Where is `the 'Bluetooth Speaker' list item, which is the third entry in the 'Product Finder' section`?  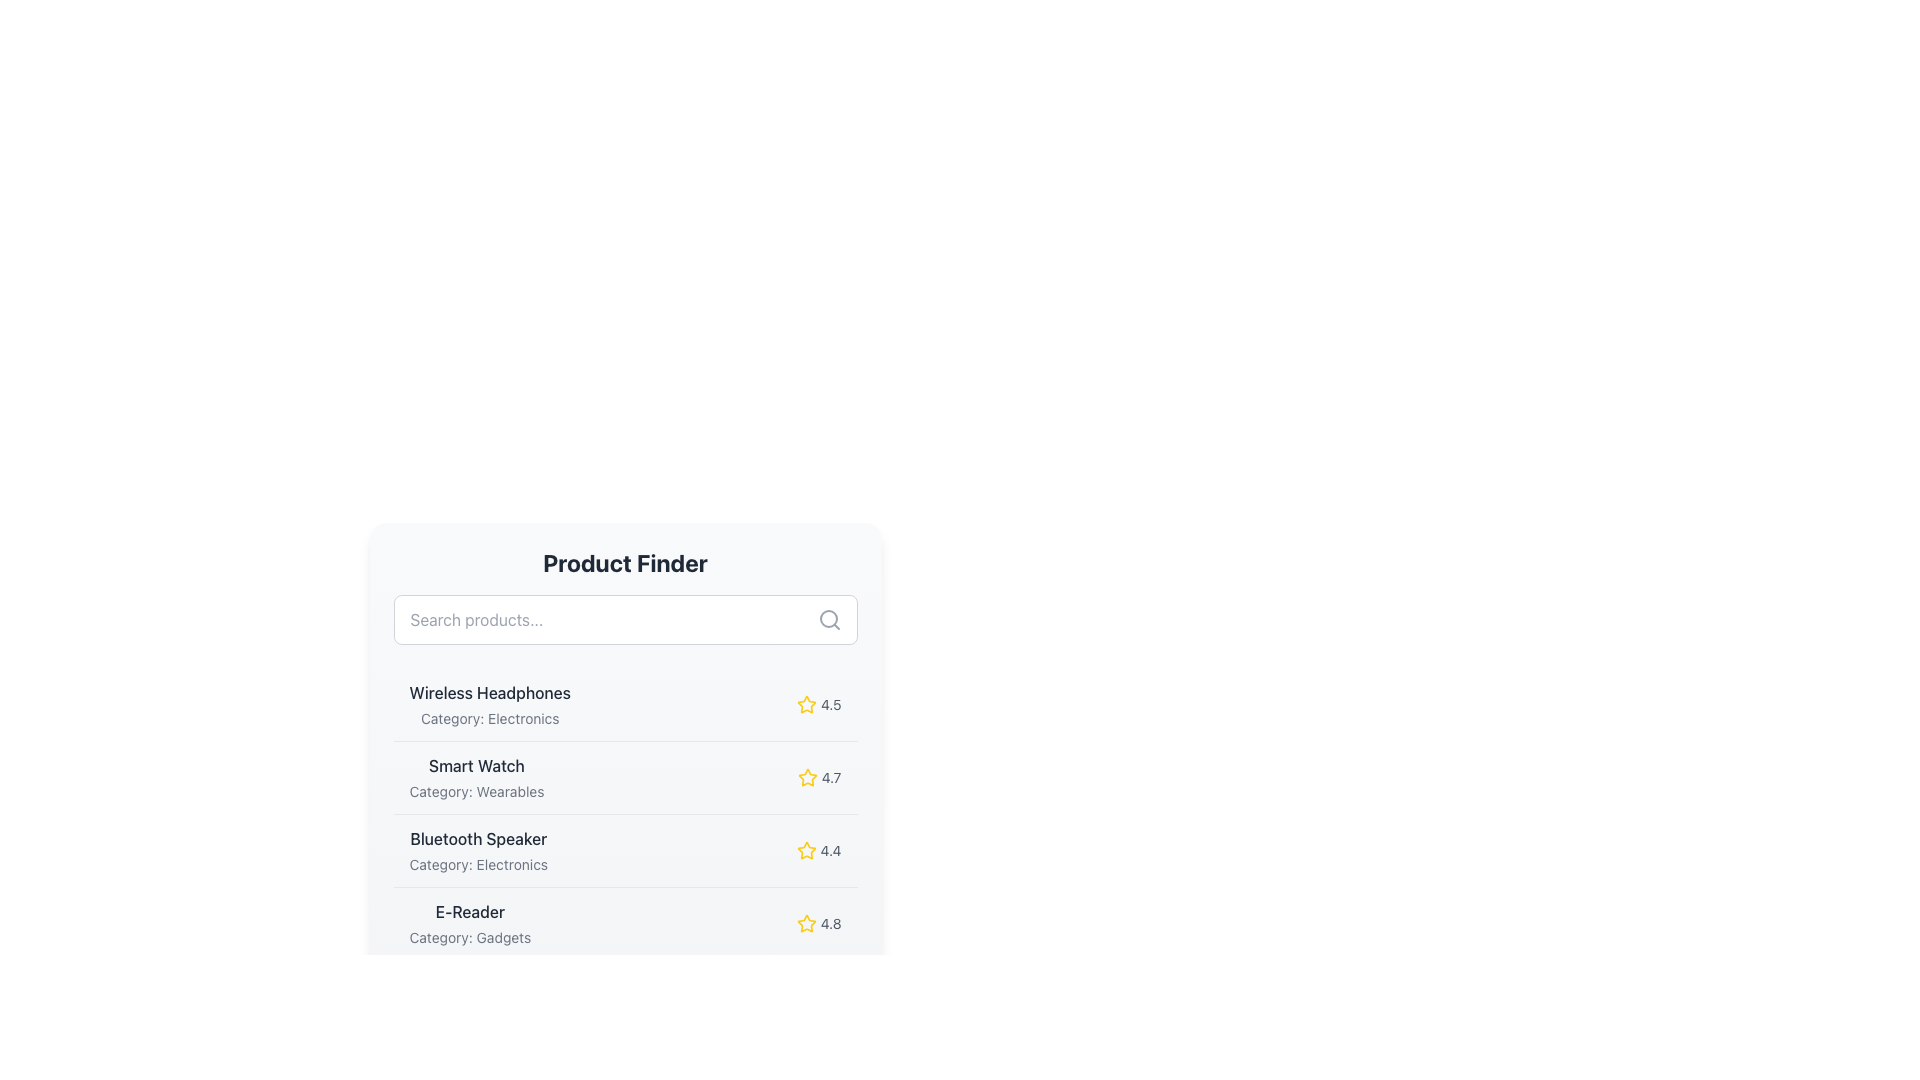
the 'Bluetooth Speaker' list item, which is the third entry in the 'Product Finder' section is located at coordinates (624, 850).